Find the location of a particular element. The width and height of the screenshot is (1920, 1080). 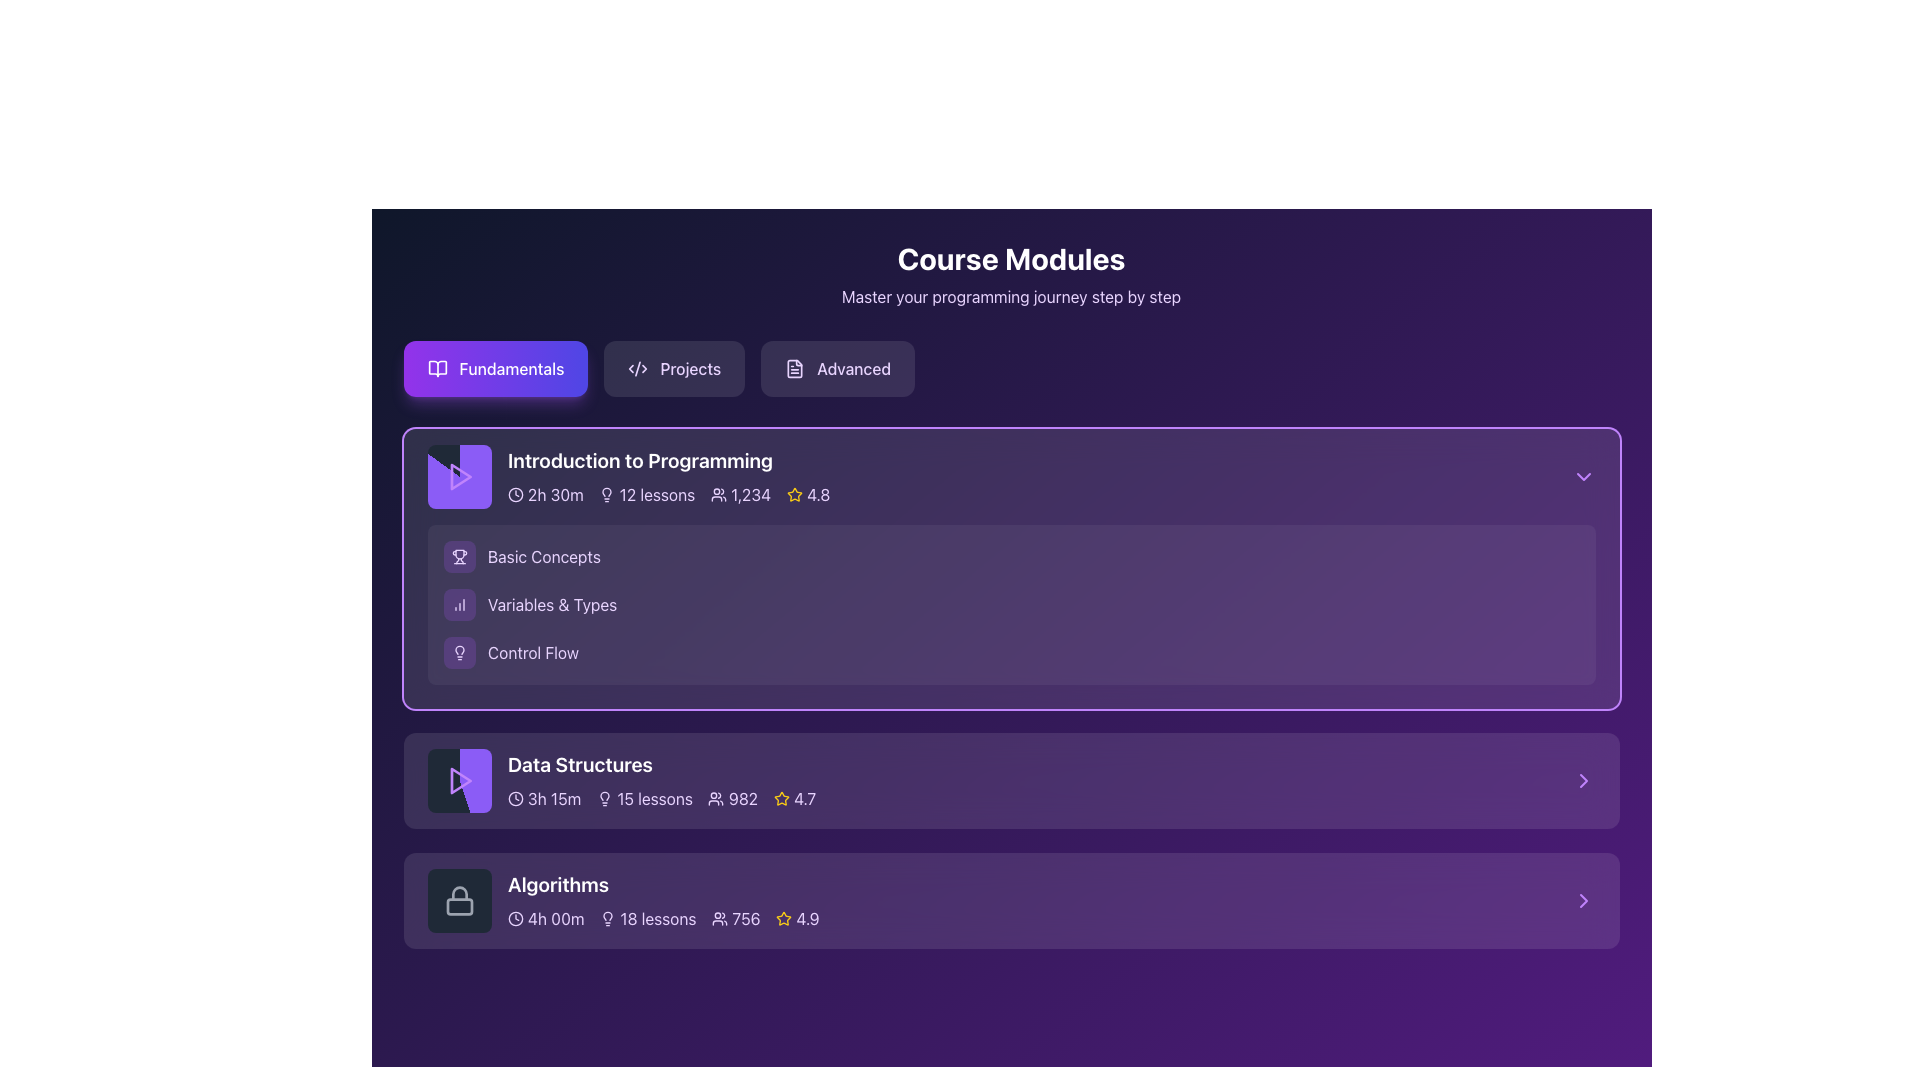

the book icon that signifies the 'Fundamentals' button related to education, located on the left side of the 'Fundamentals' button in the top left section of the interface is located at coordinates (436, 369).